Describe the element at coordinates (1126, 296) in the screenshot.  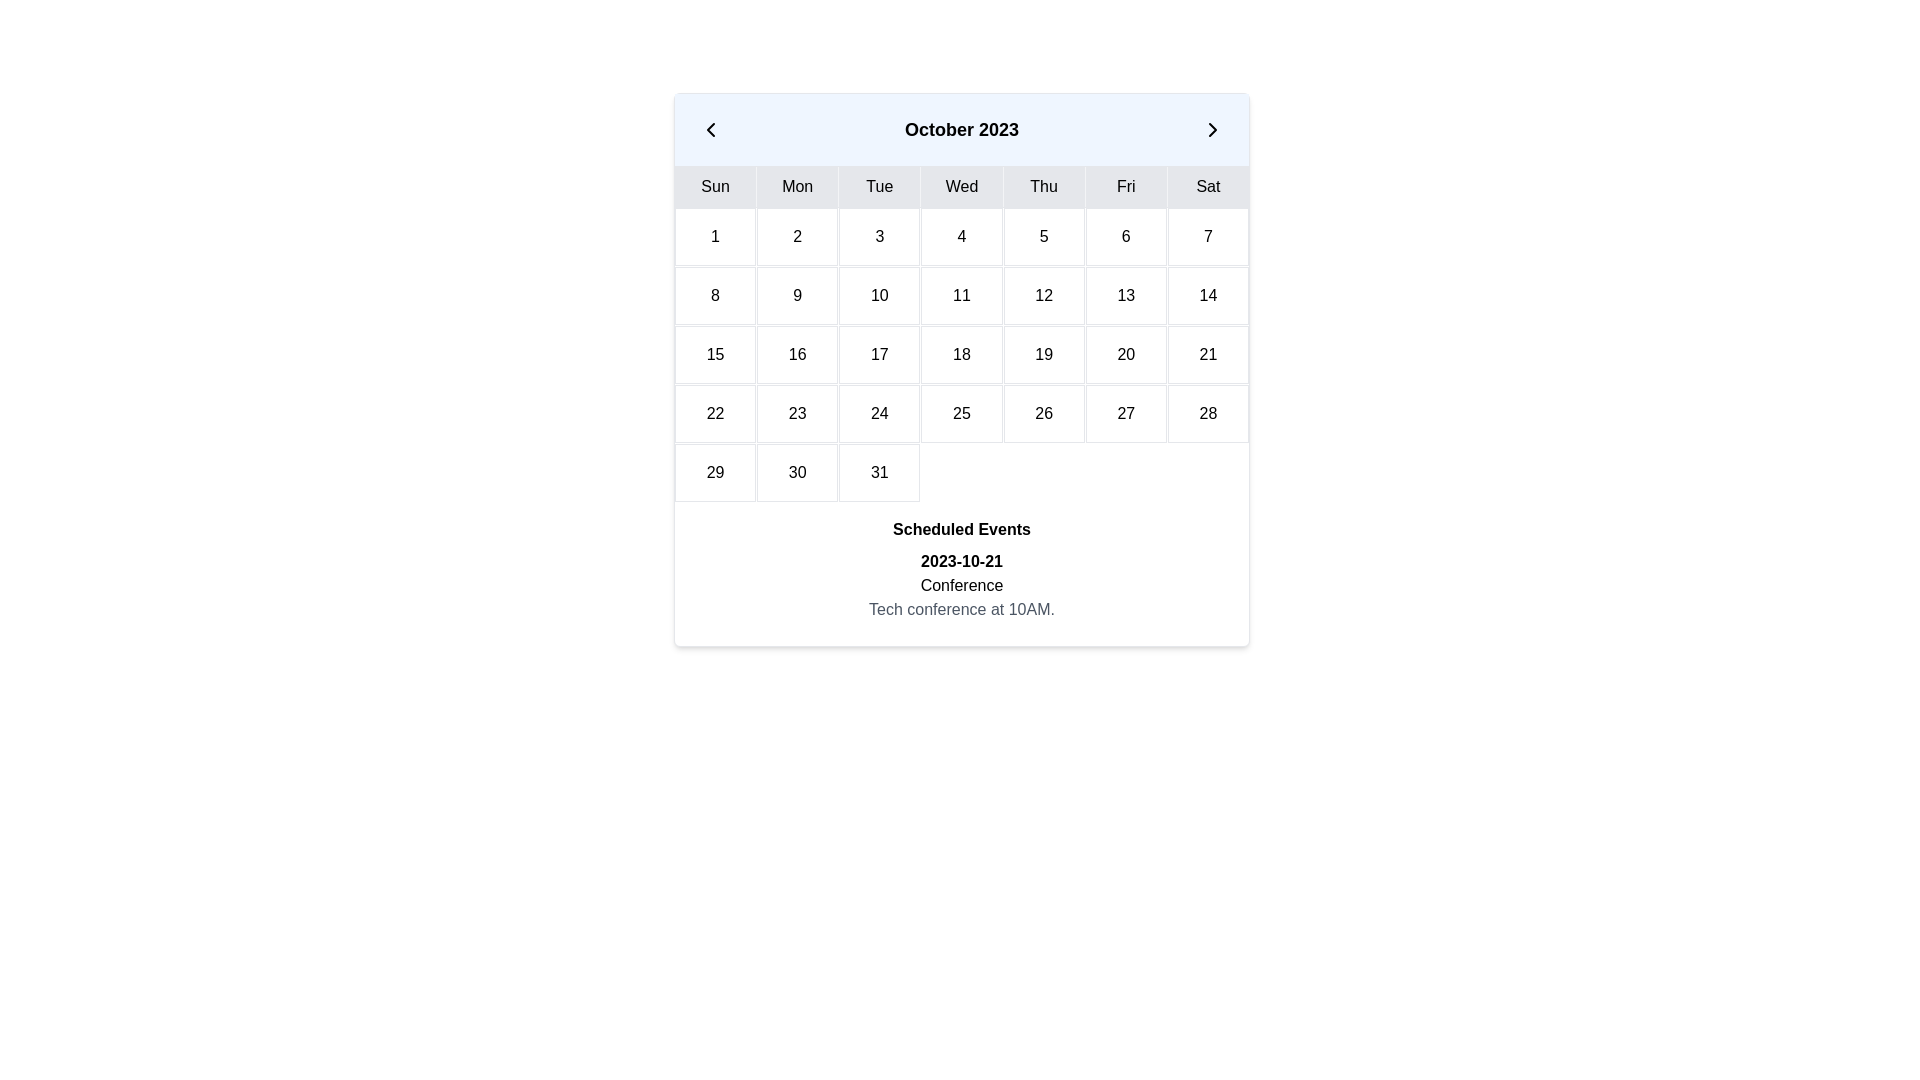
I see `the Calendar Date Cell representing the 13th day of the month located in the second row and sixth column of the calendar` at that location.